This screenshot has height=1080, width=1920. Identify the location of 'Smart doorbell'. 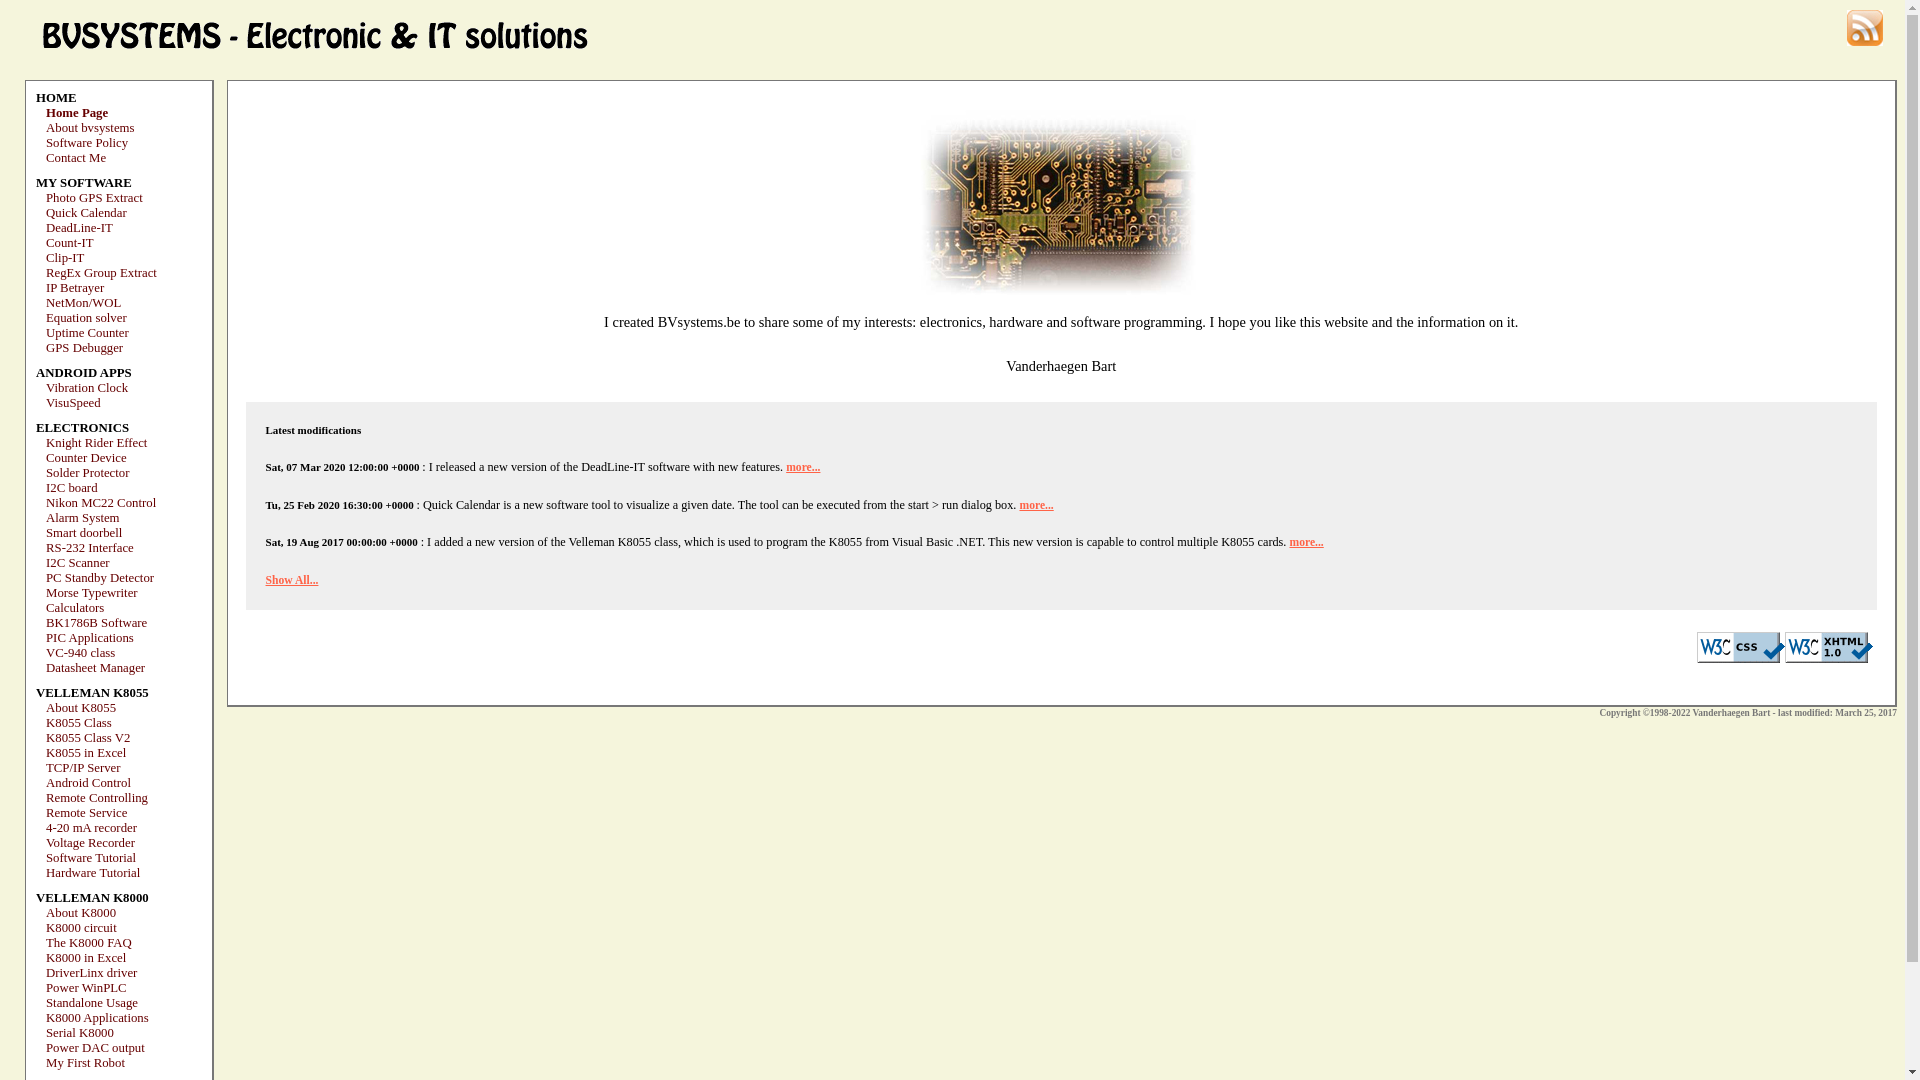
(82, 531).